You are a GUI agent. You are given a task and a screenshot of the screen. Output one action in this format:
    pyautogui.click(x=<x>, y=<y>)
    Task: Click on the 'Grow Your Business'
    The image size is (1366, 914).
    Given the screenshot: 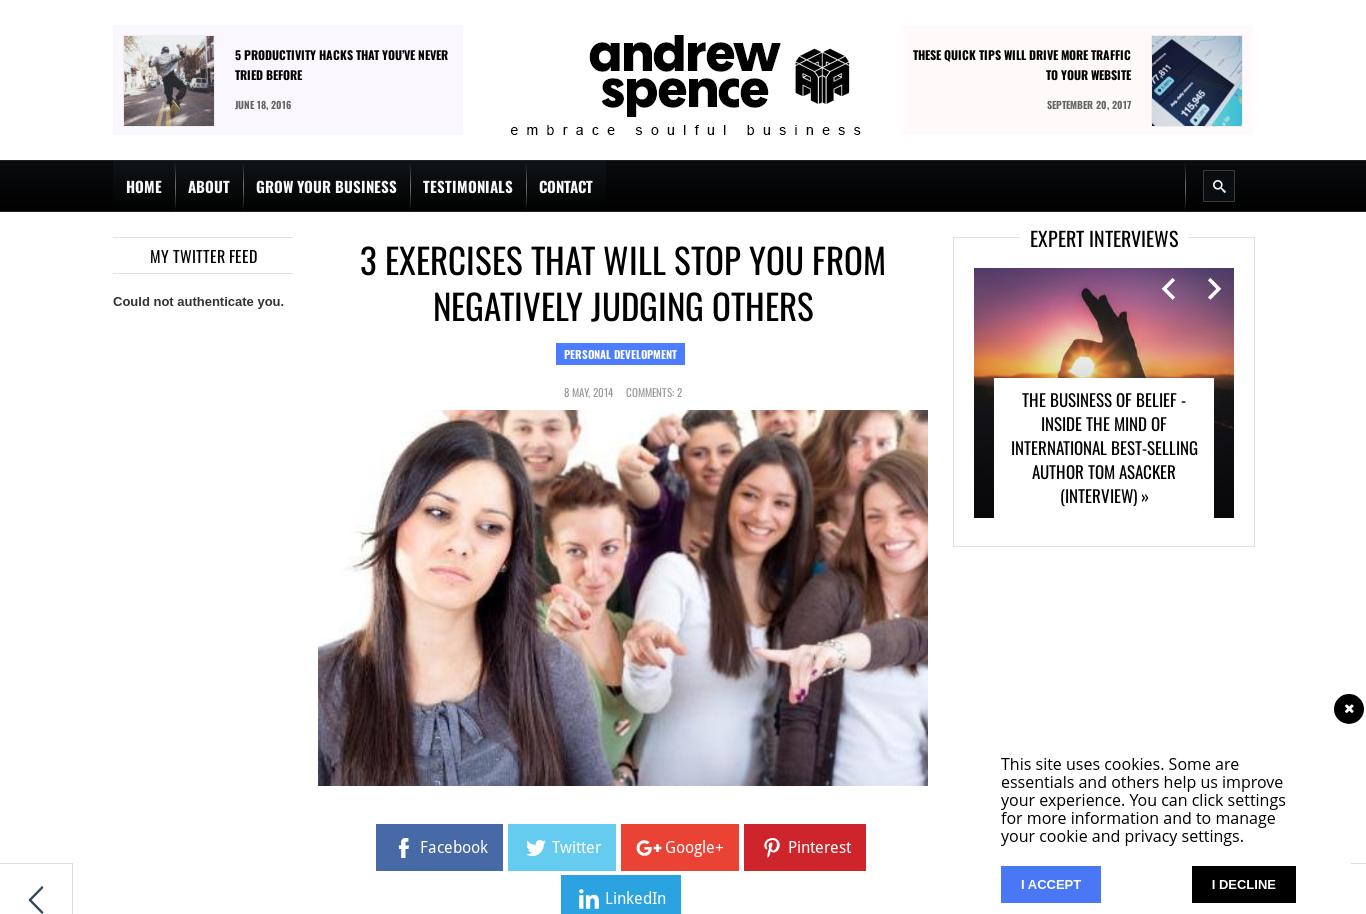 What is the action you would take?
    pyautogui.click(x=326, y=185)
    